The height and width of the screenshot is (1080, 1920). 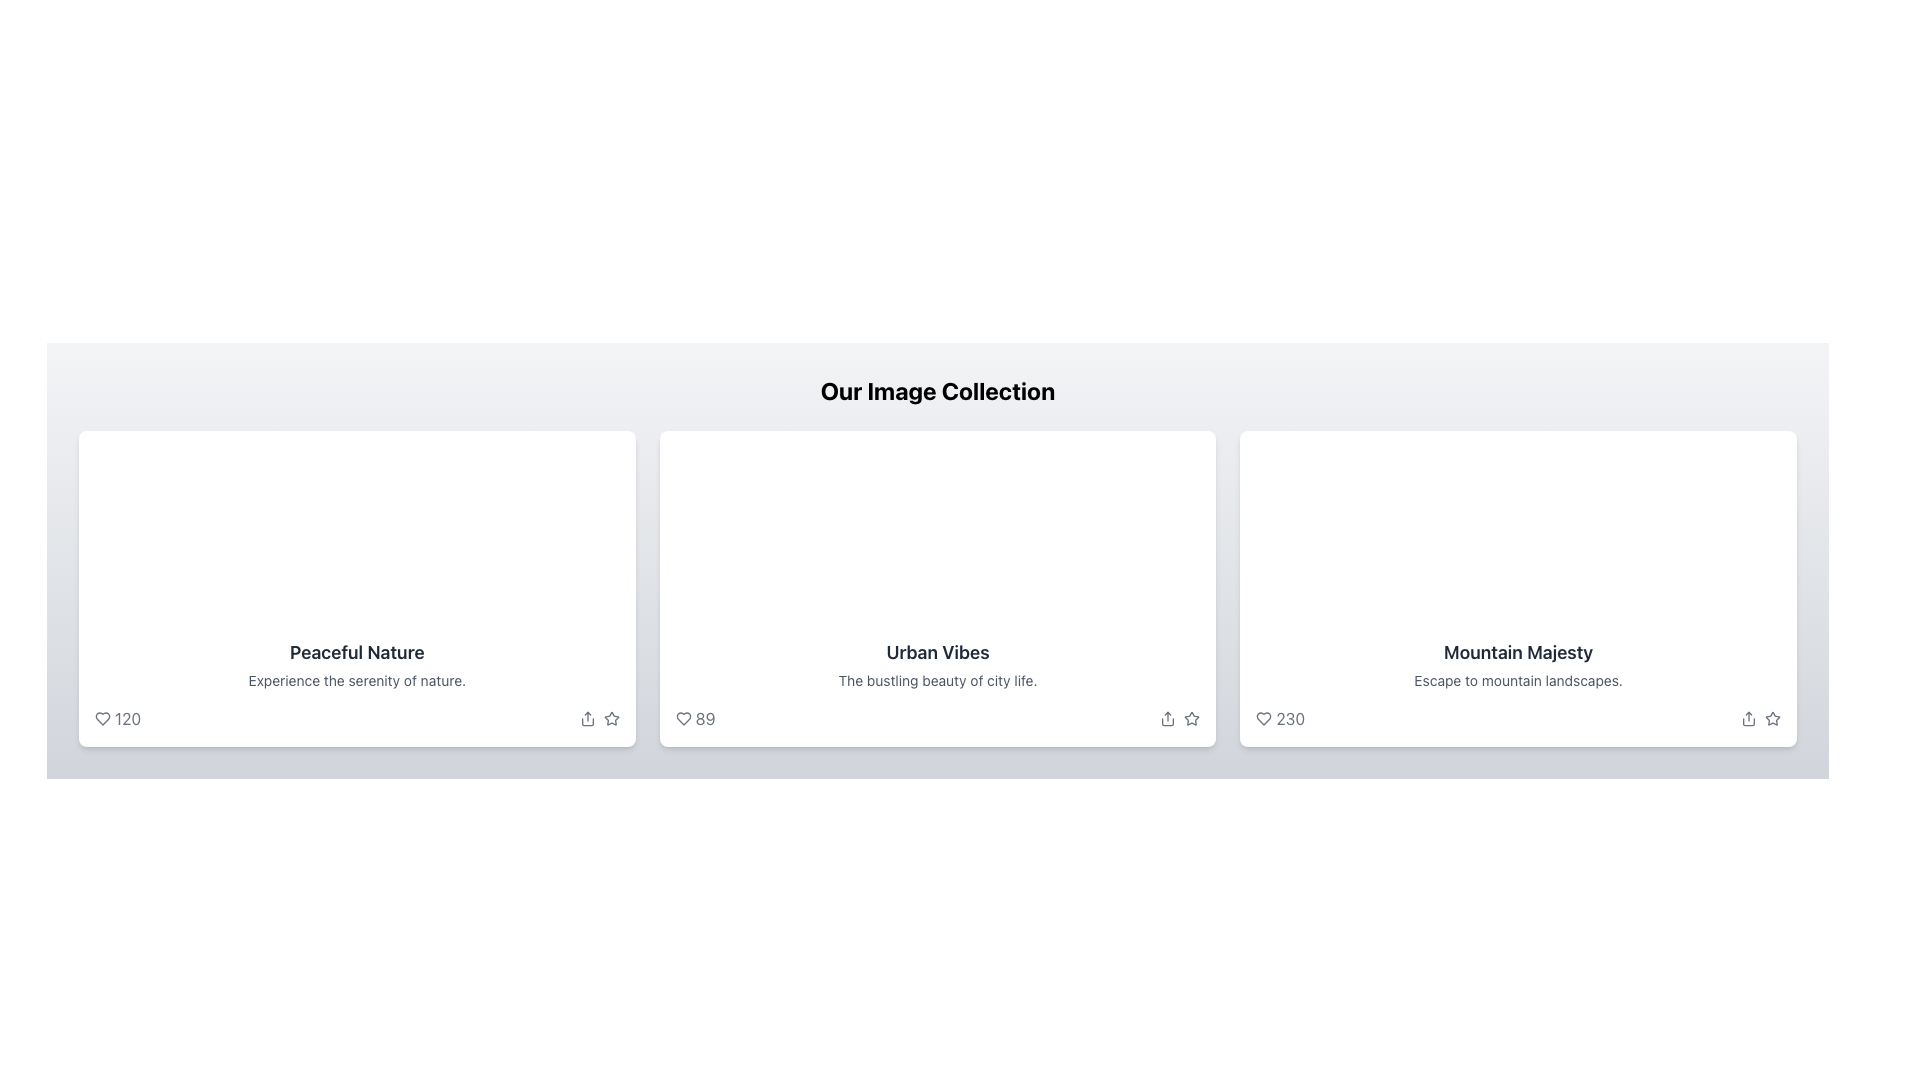 I want to click on the star-shaped icon for bookmarking or unbookmarking the 'Mountain Majesty' card located in the bottom-right section of the card, so click(x=1771, y=716).